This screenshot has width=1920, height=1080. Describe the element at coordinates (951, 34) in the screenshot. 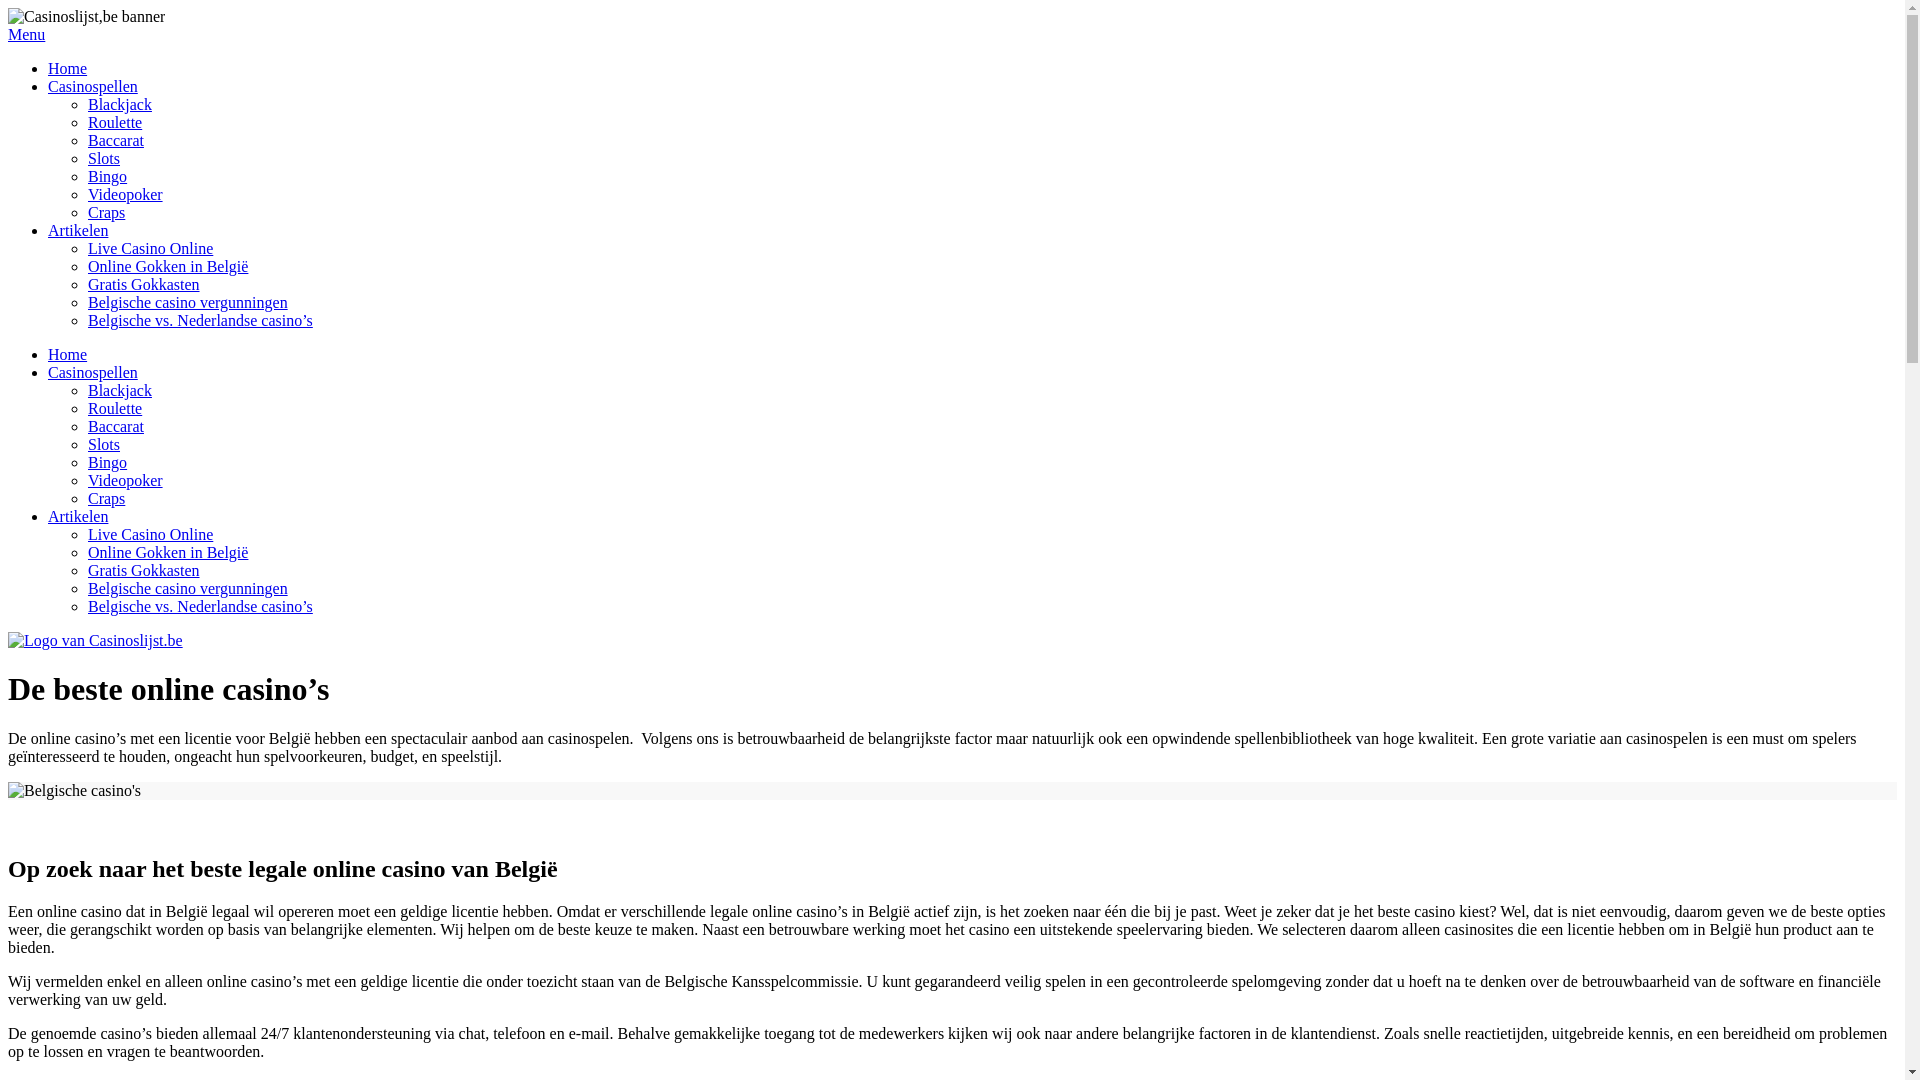

I see `'Menu'` at that location.